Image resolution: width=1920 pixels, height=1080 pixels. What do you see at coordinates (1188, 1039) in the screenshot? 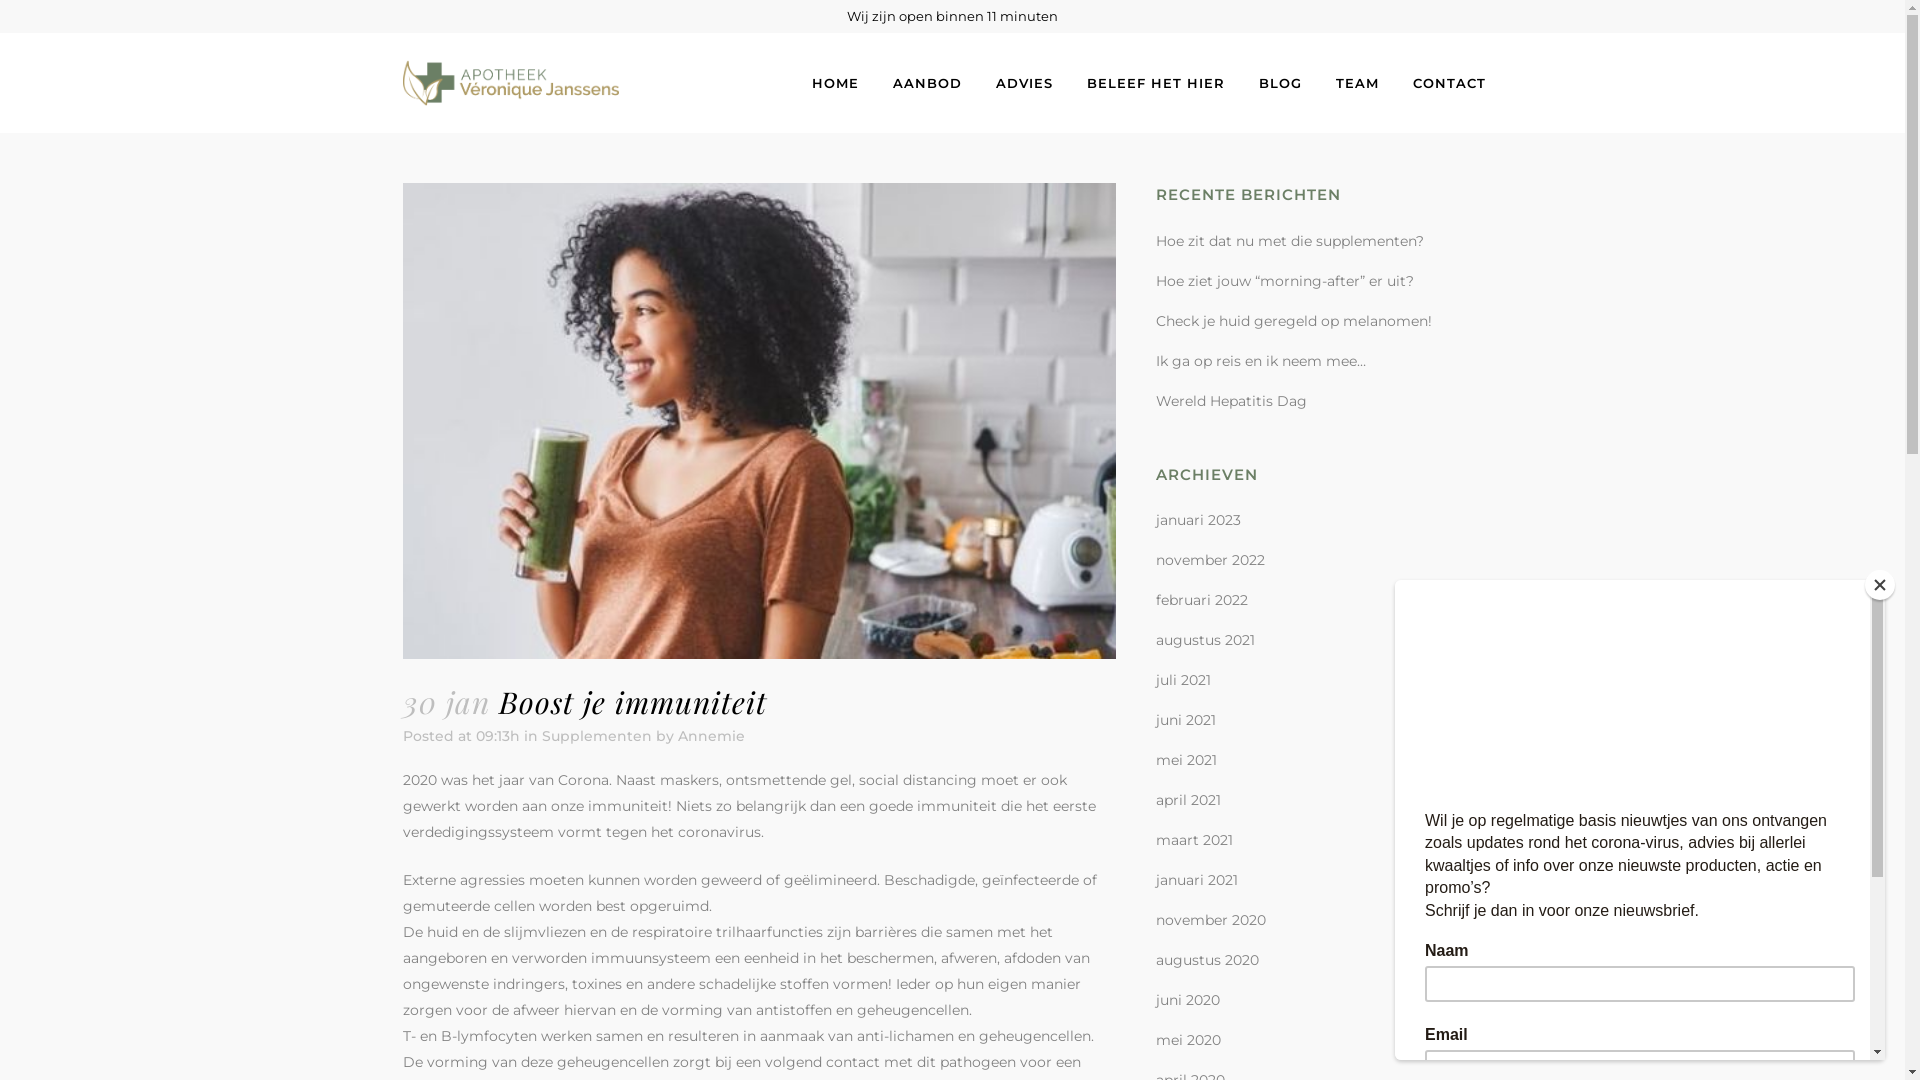
I see `'mei 2020'` at bounding box center [1188, 1039].